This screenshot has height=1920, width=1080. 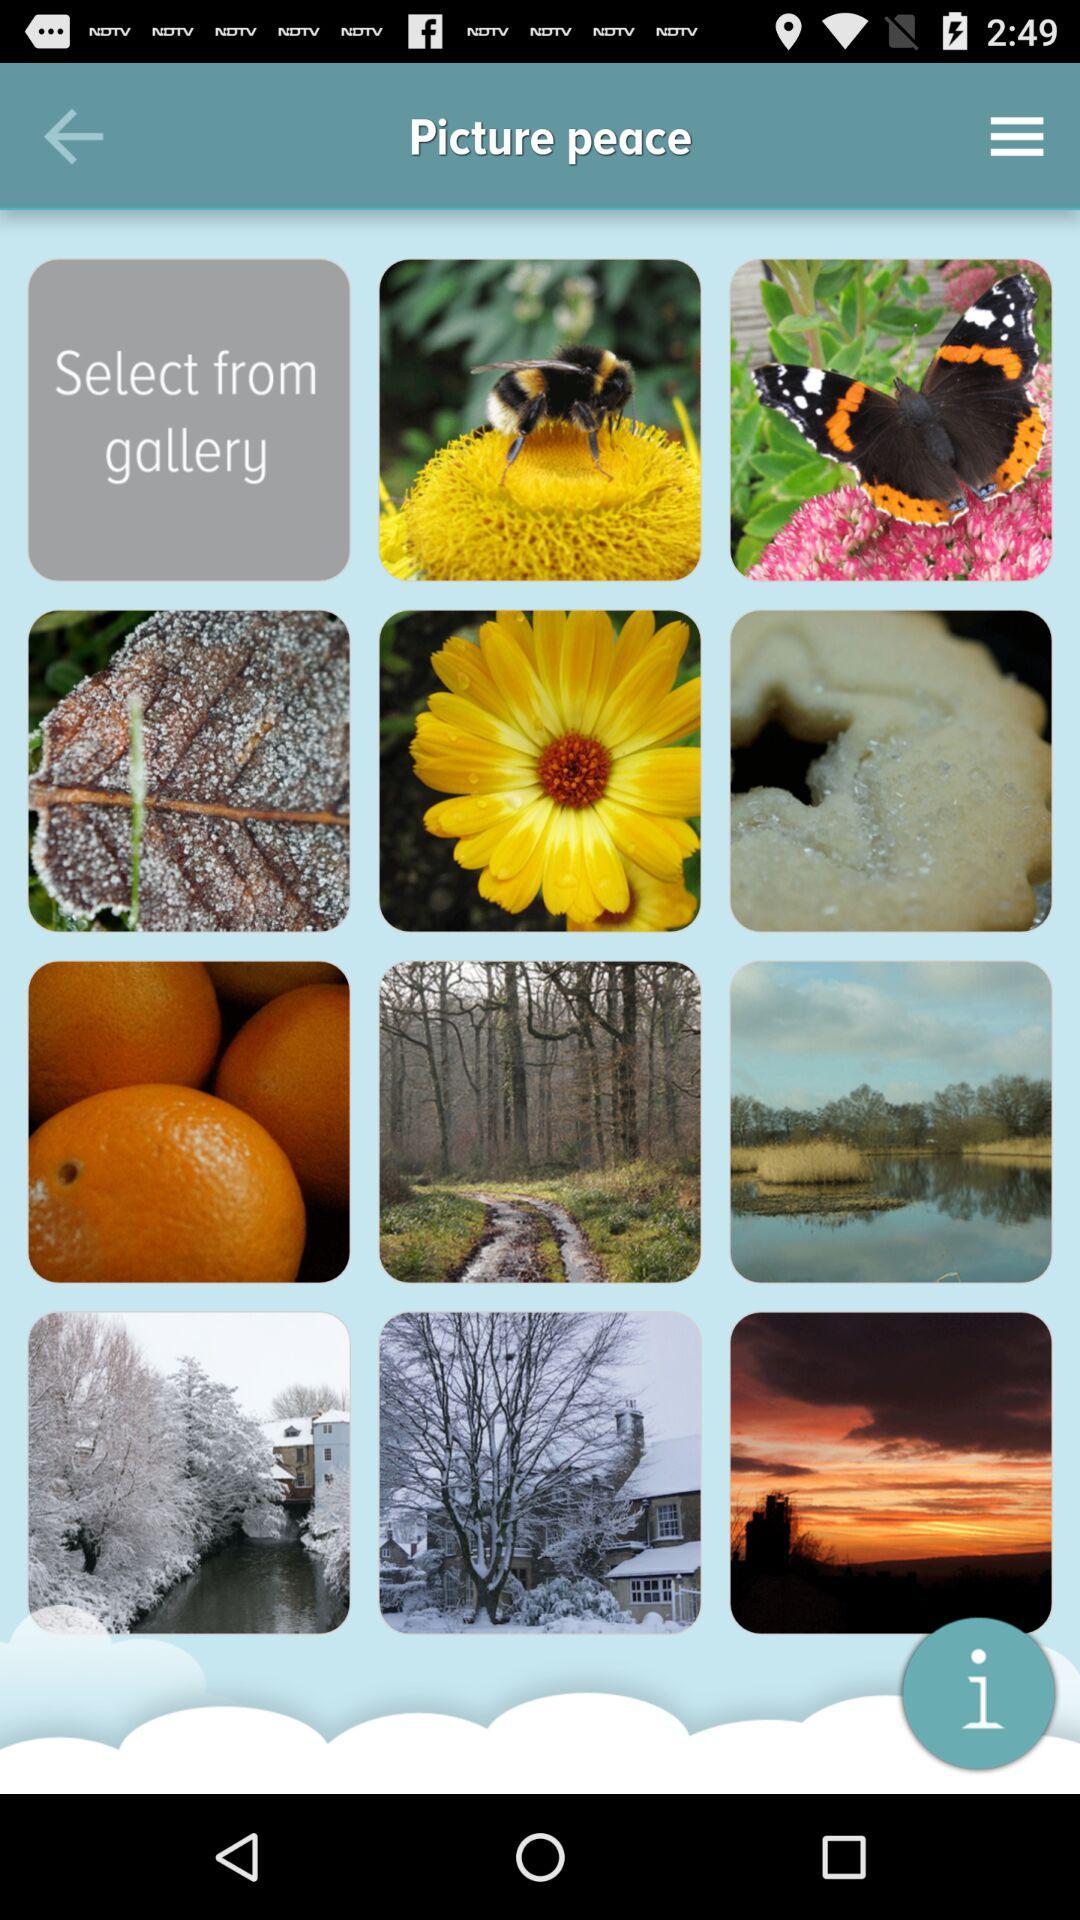 What do you see at coordinates (890, 770) in the screenshot?
I see `gallery image` at bounding box center [890, 770].